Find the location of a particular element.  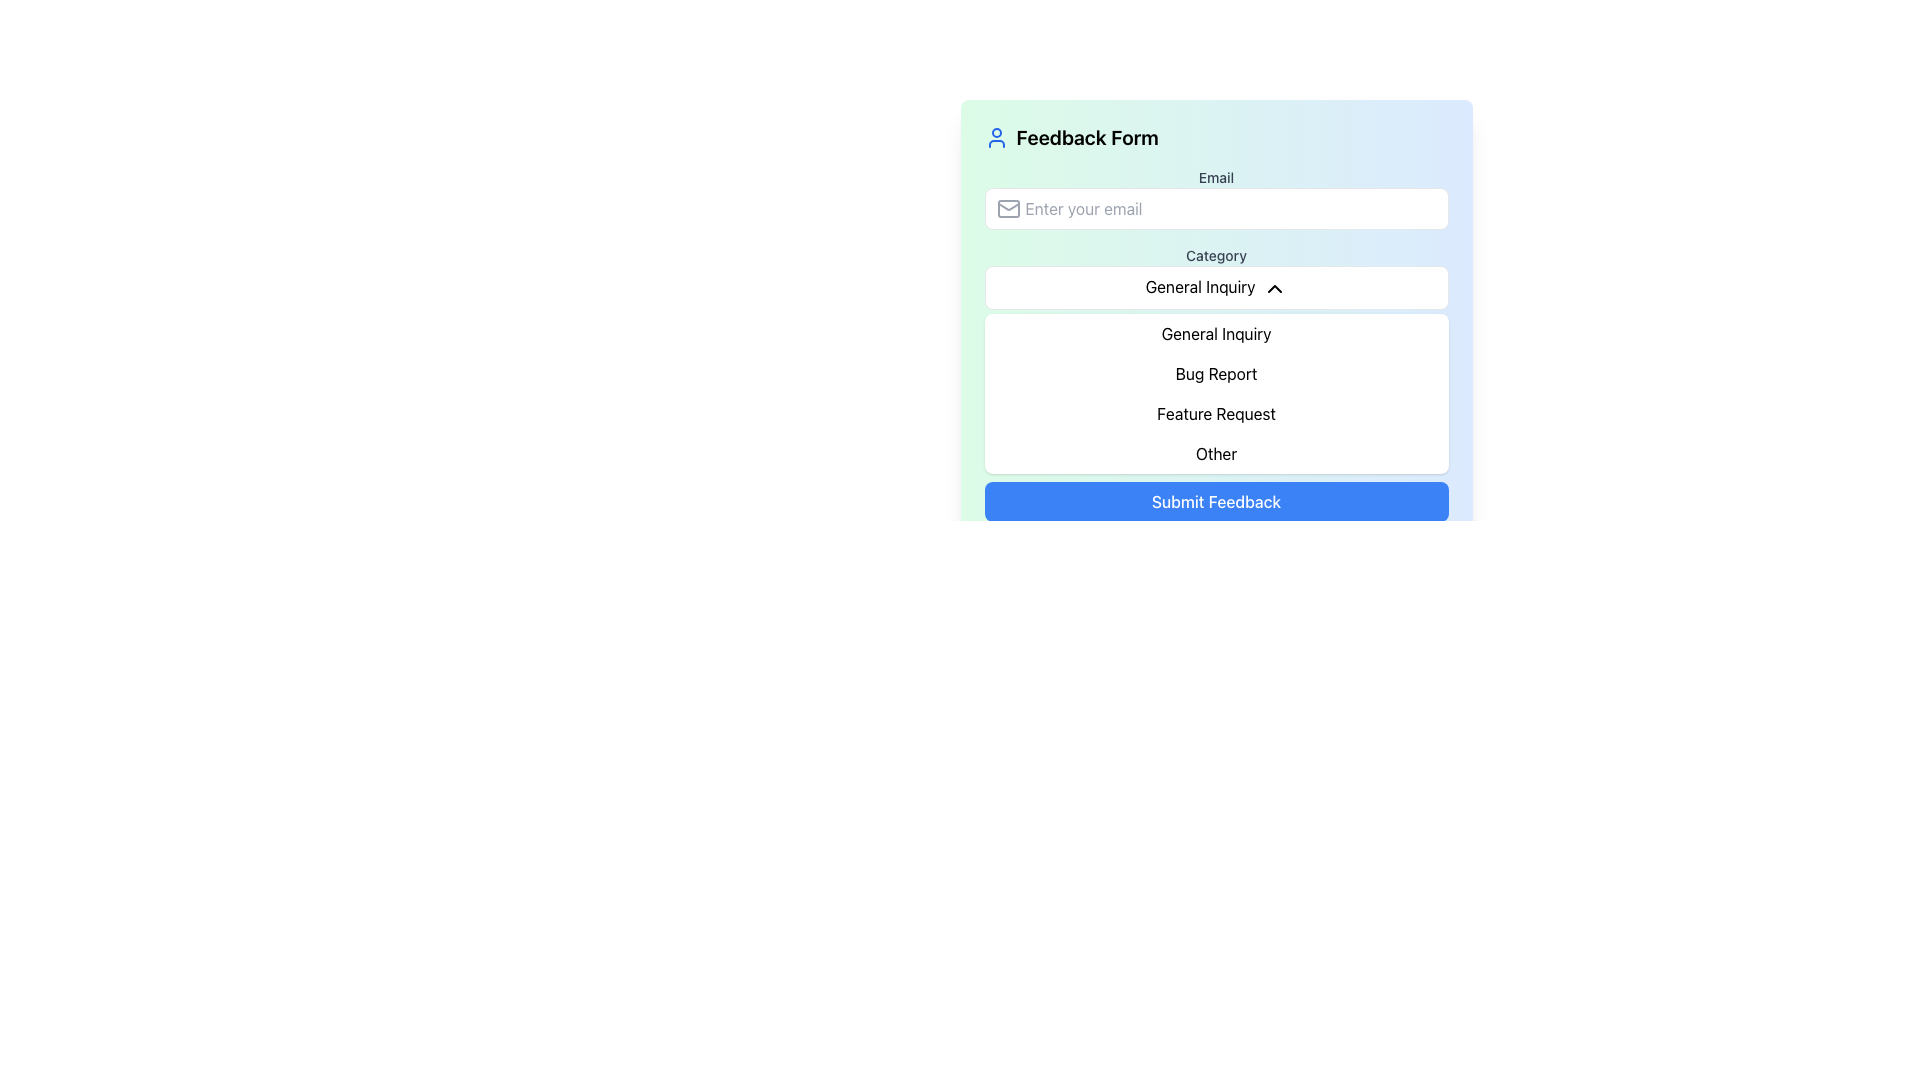

the upward-facing chevron icon located in the 'Category' section, next to 'General Inquiry' is located at coordinates (1274, 288).